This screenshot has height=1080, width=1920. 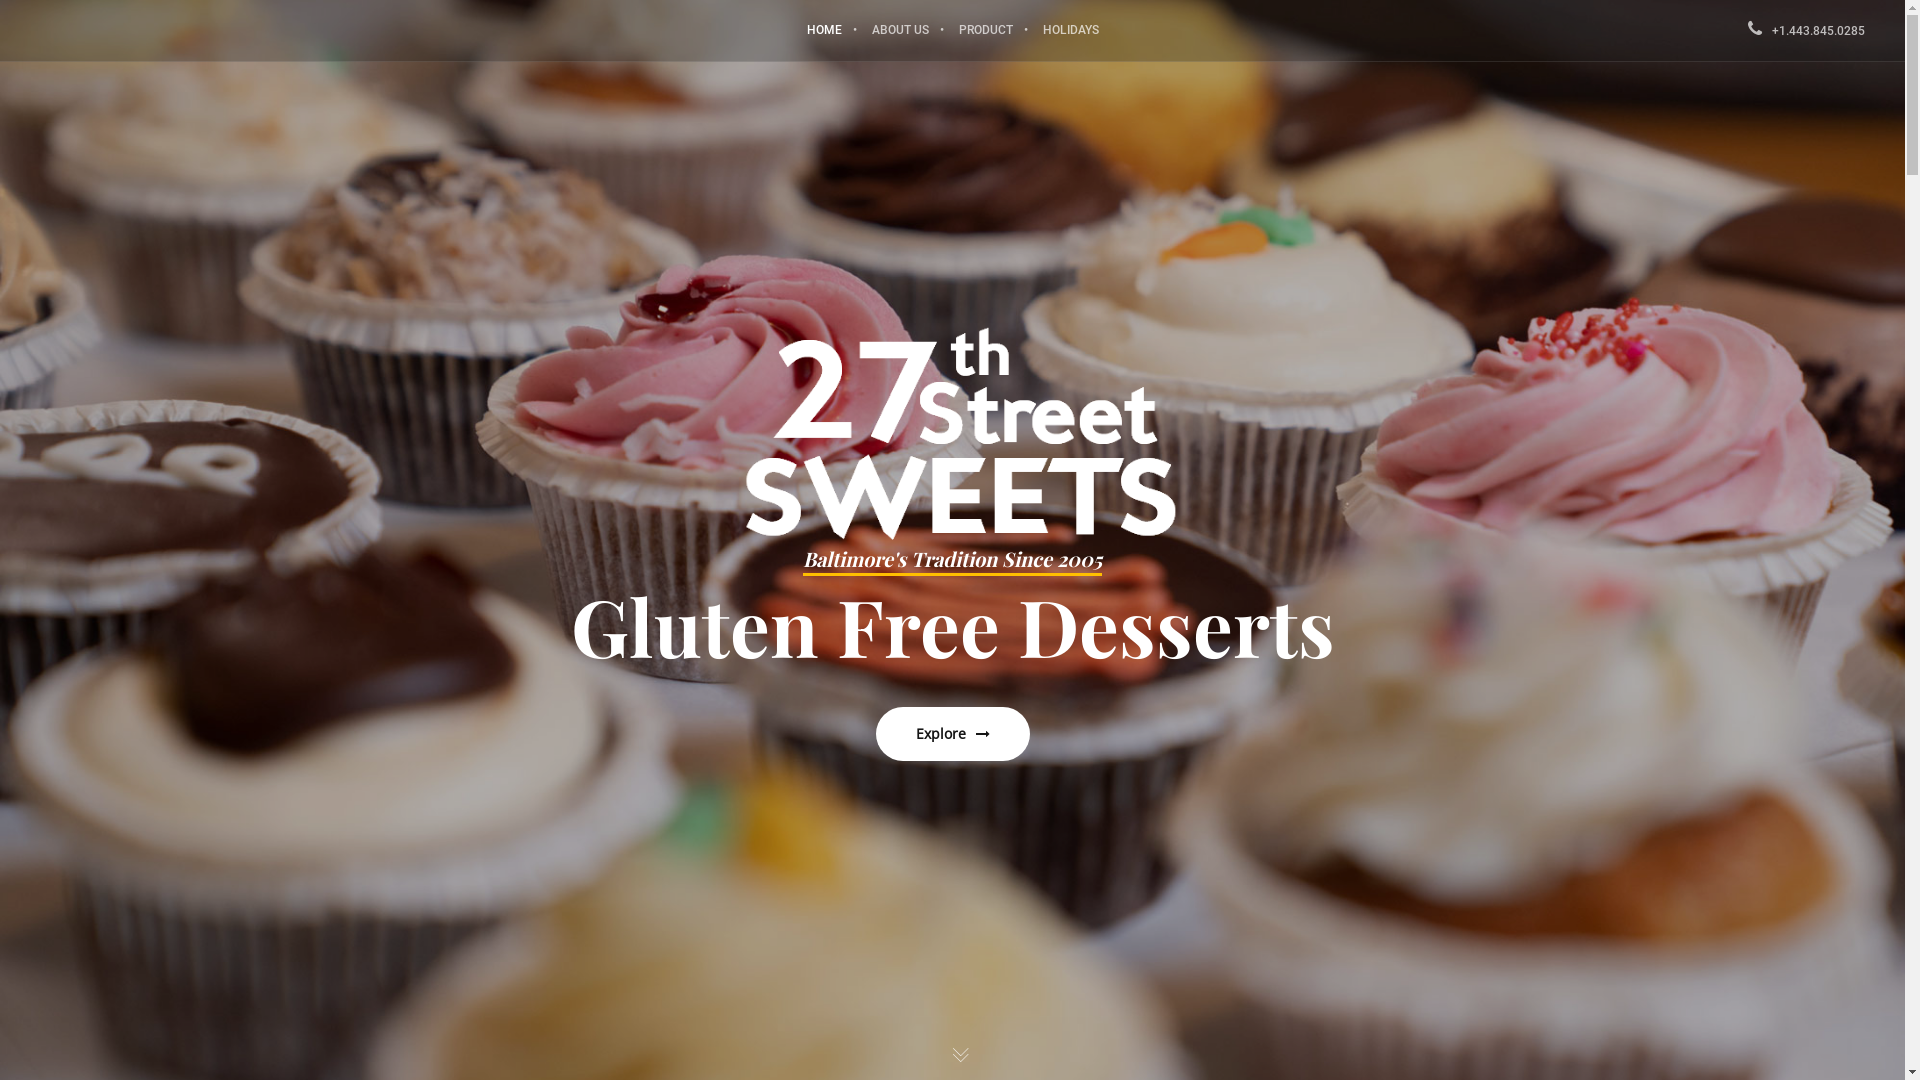 I want to click on 'HOLIDAYS', so click(x=1069, y=30).